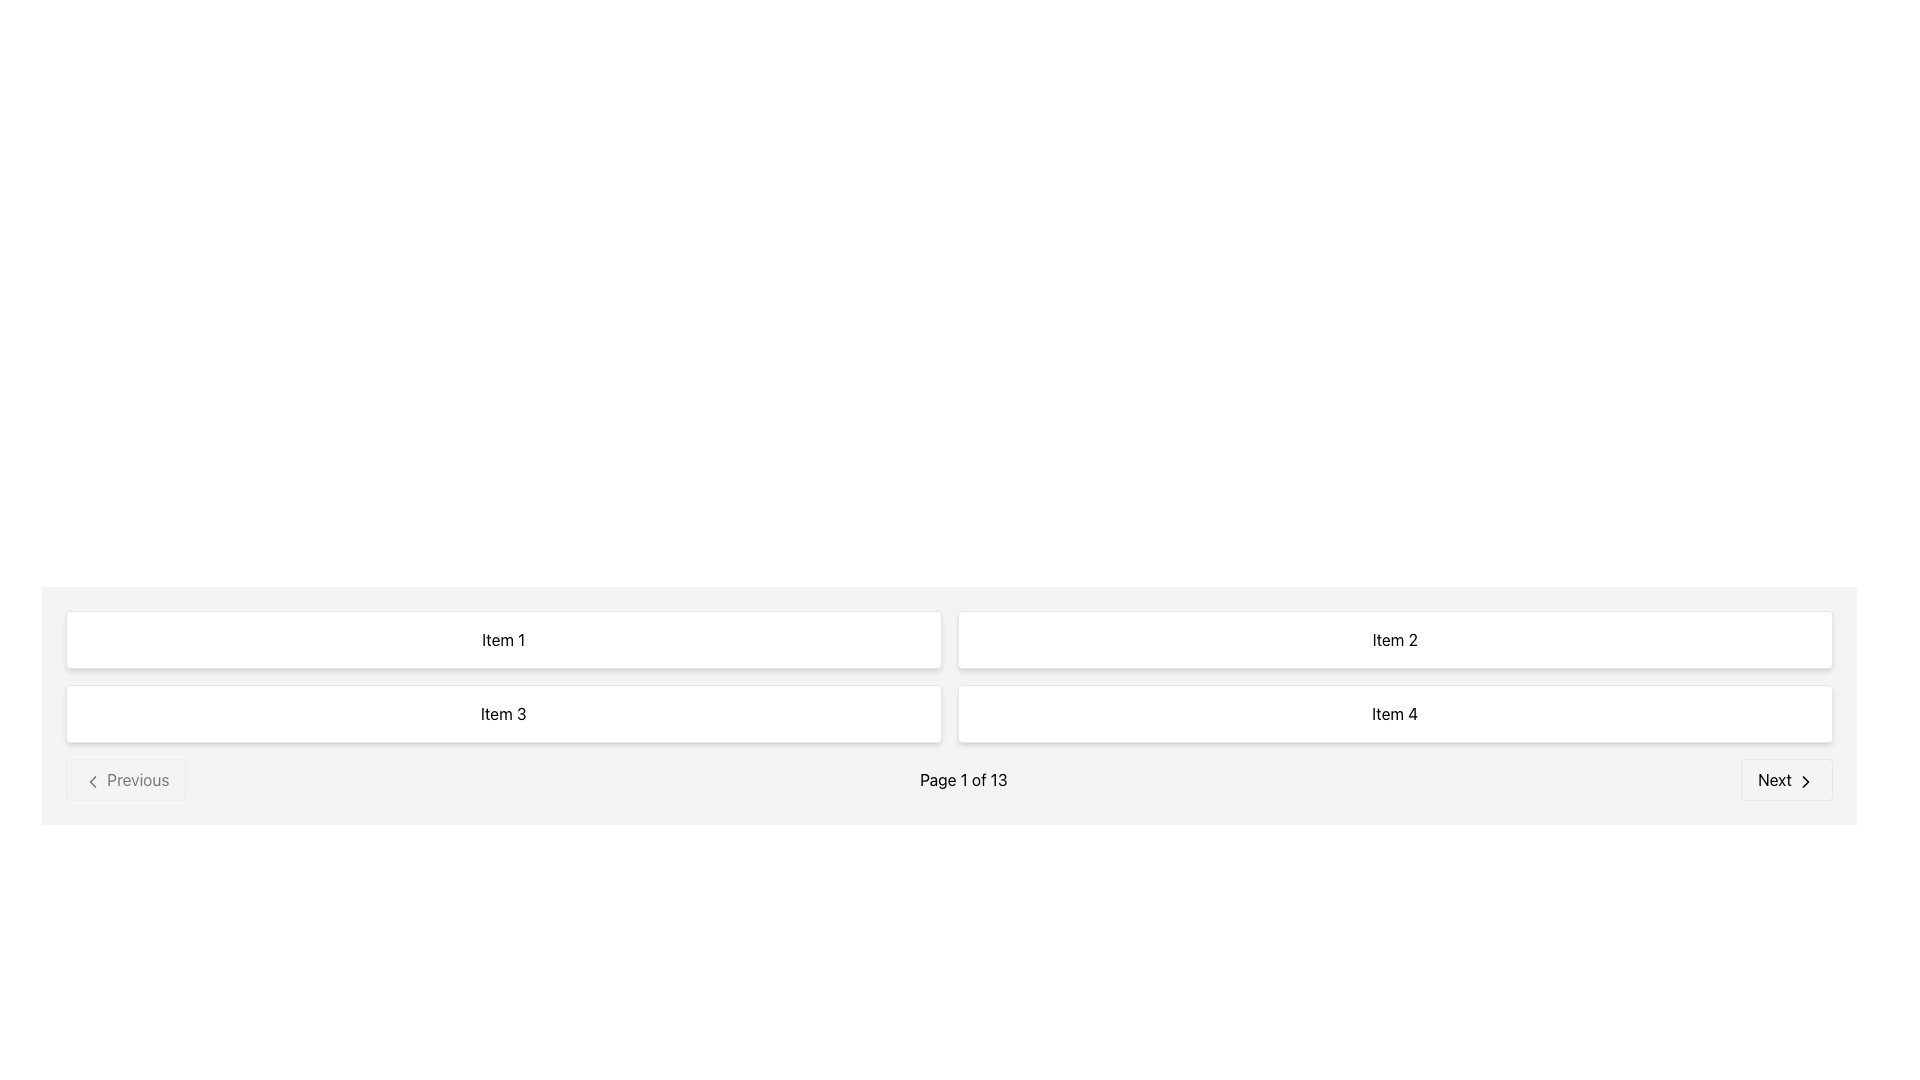 The height and width of the screenshot is (1080, 1920). Describe the element at coordinates (1805, 779) in the screenshot. I see `the right-facing chevron icon located to the right of the 'Next' text within the 'Next' button to initiate navigation` at that location.